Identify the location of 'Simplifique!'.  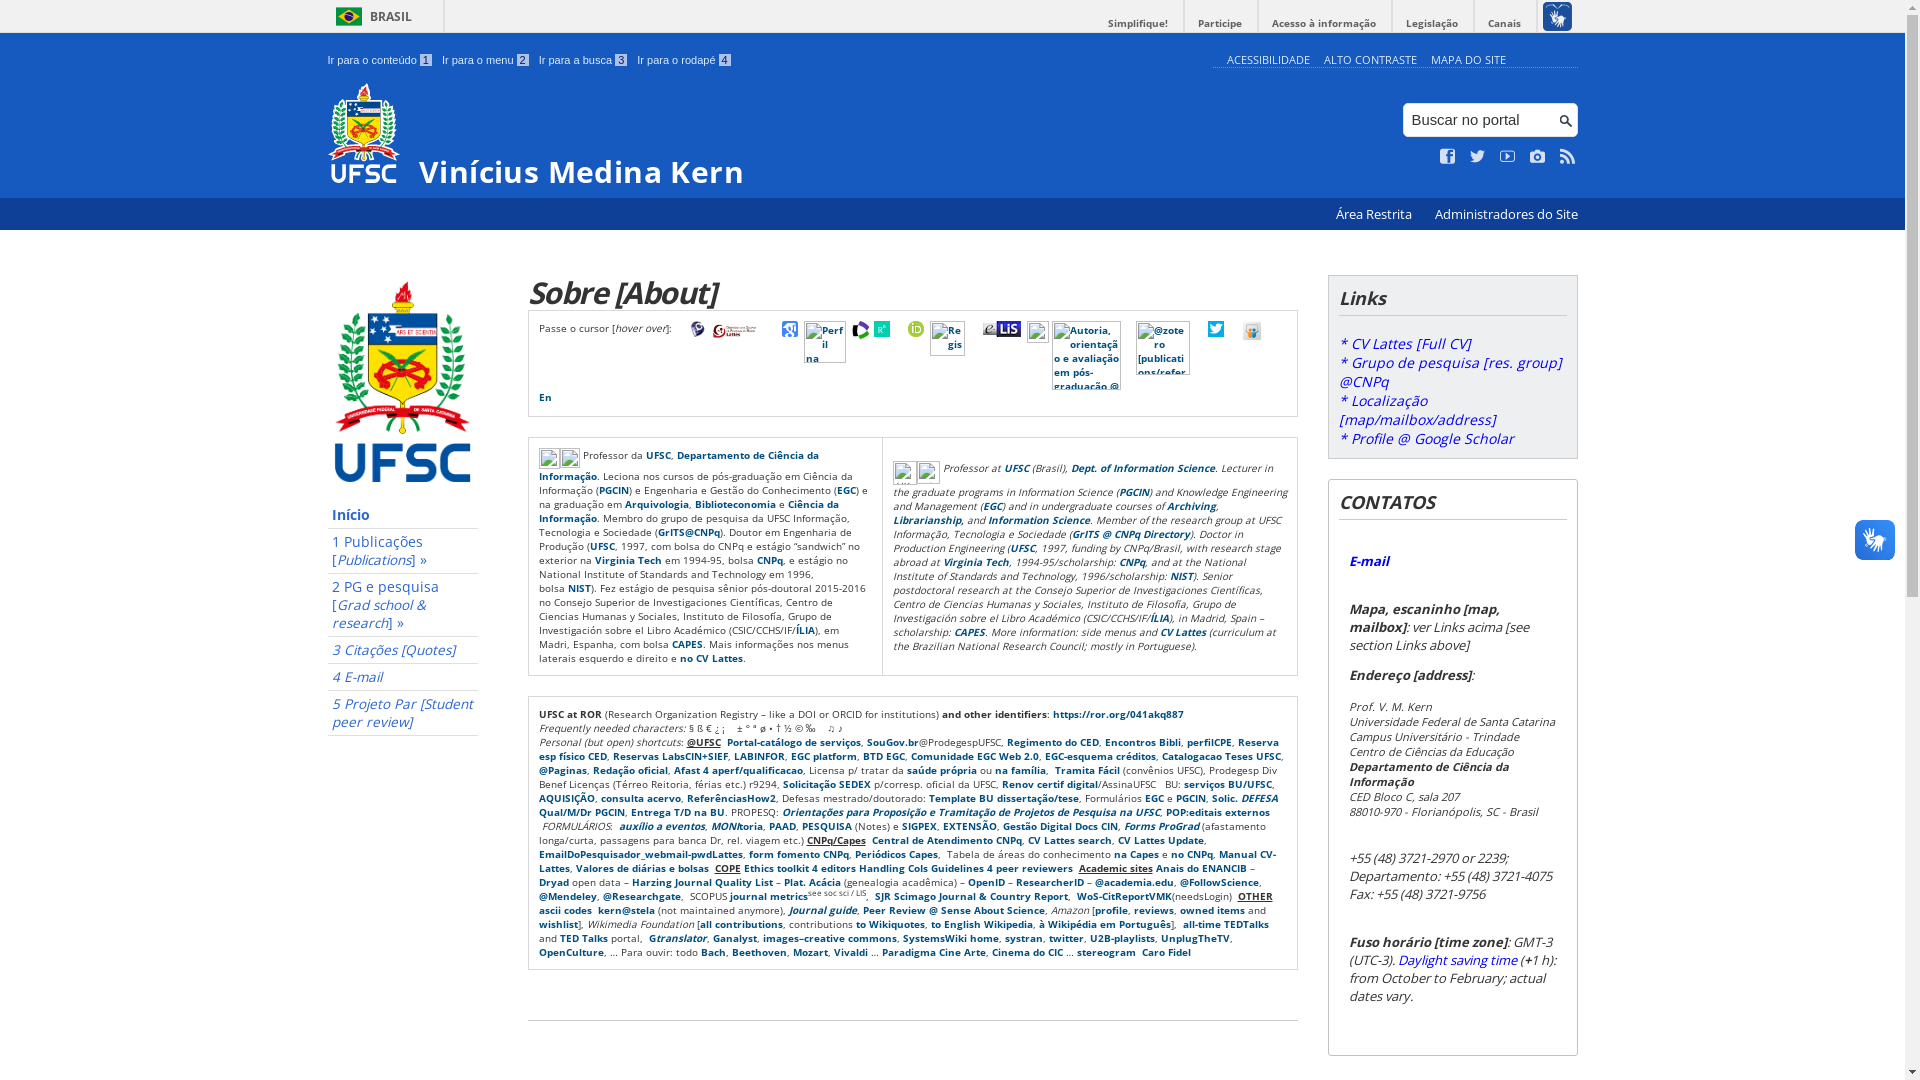
(1137, 23).